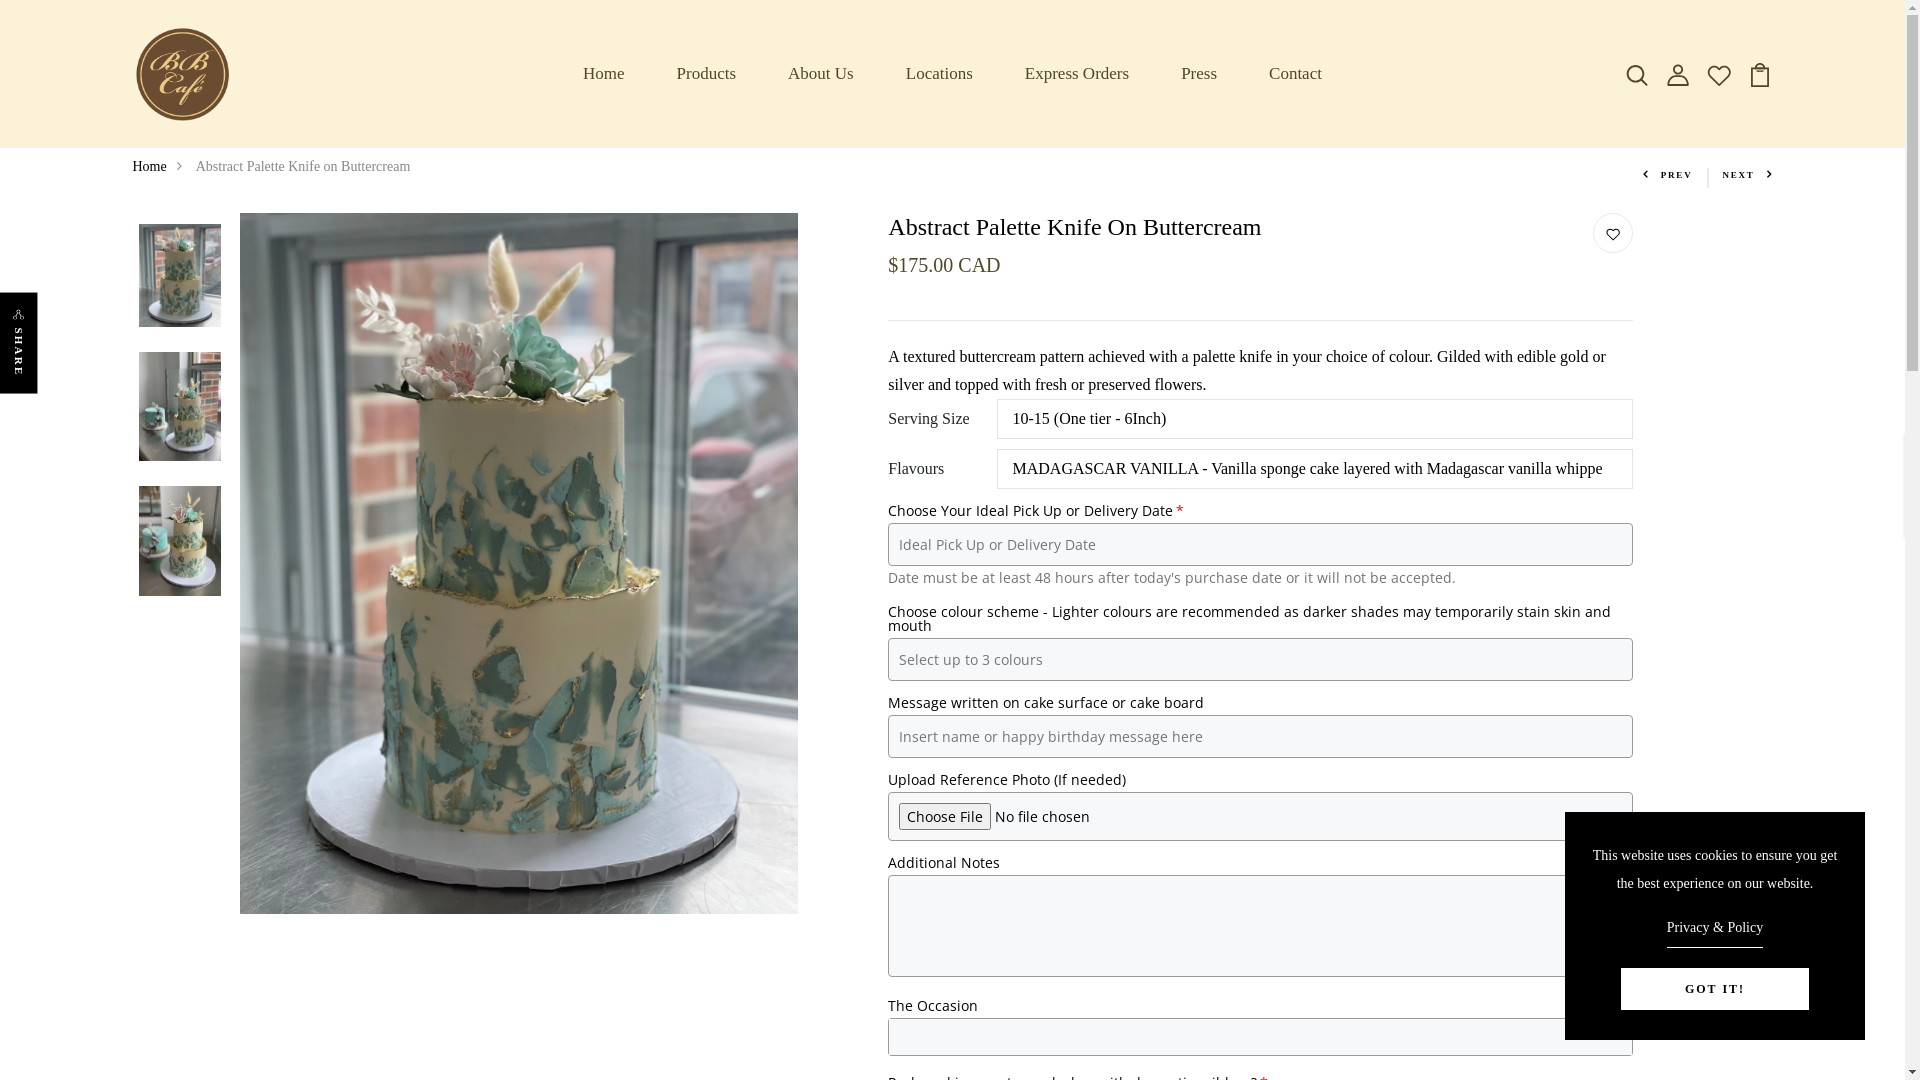 Image resolution: width=1920 pixels, height=1080 pixels. I want to click on 'image/svg+xml', so click(1612, 233).